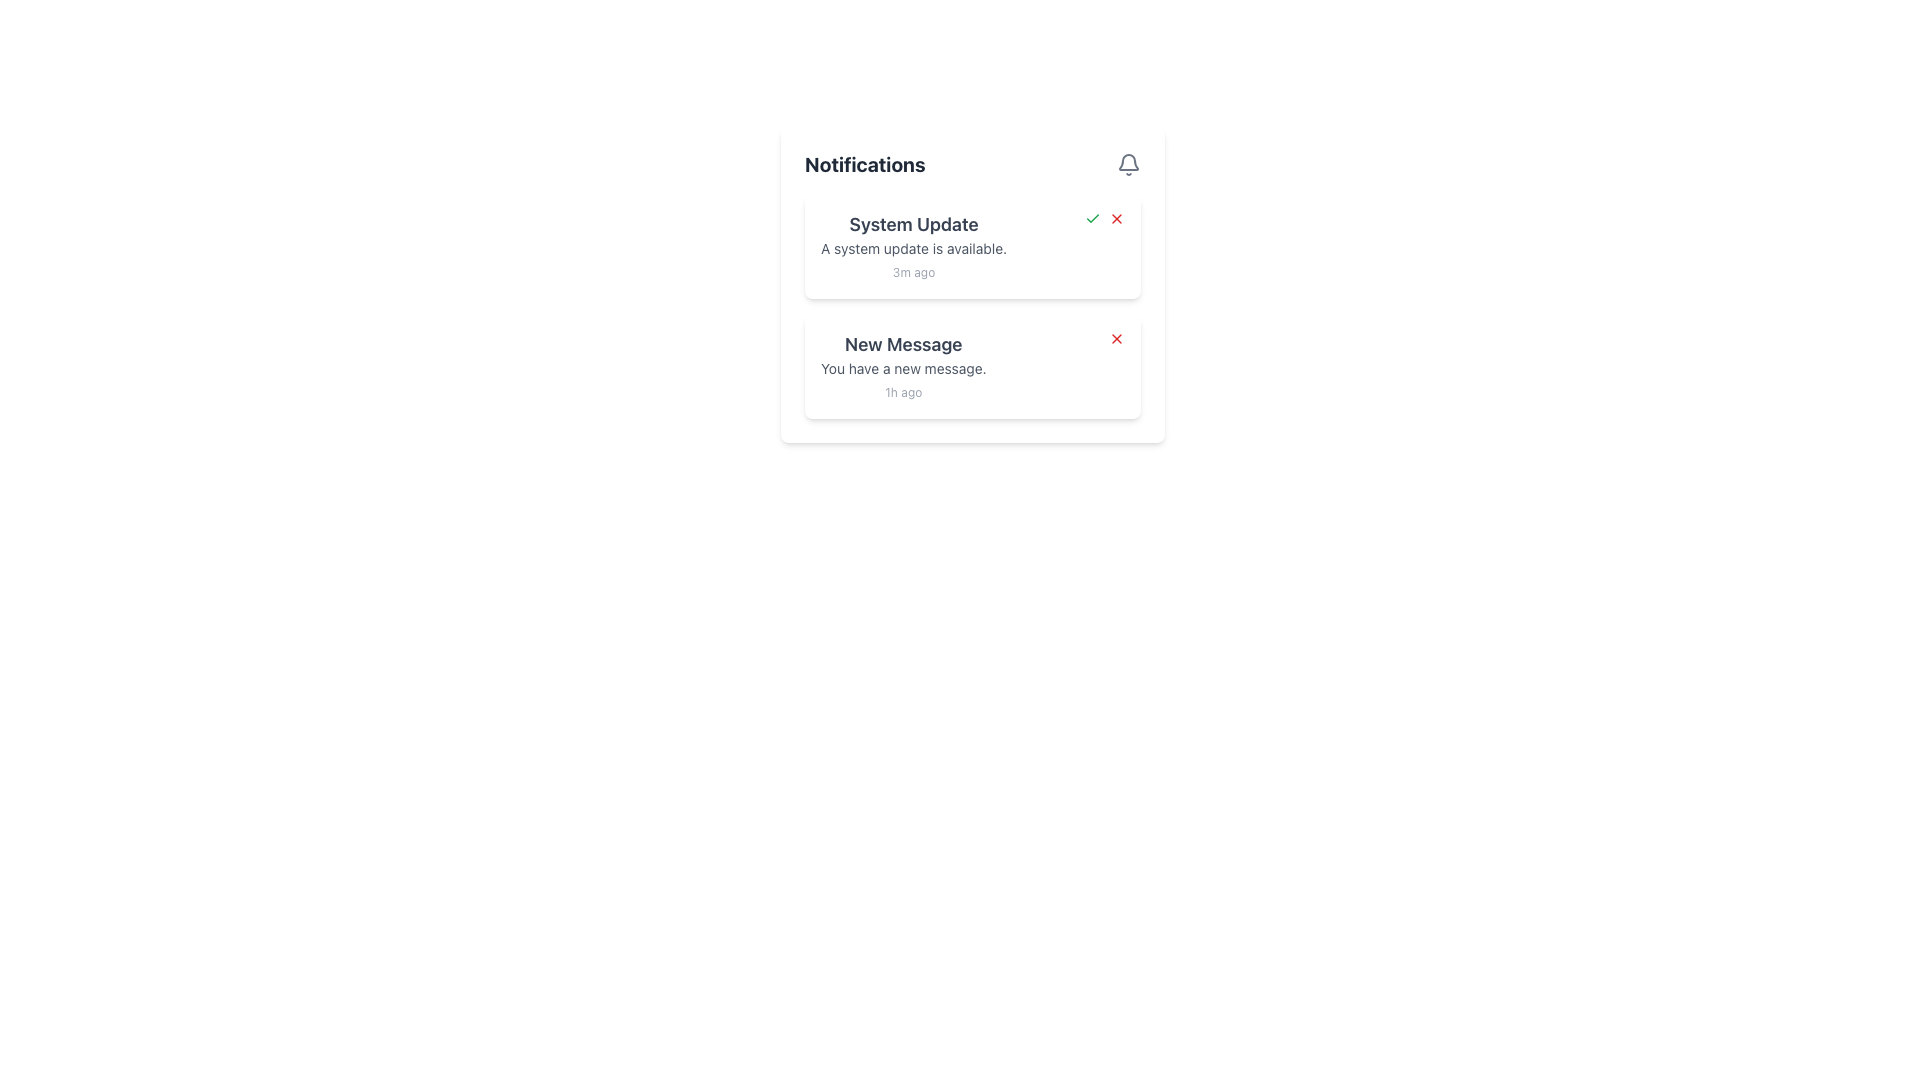  Describe the element at coordinates (1116, 219) in the screenshot. I see `the red cross button located in the top-right corner of the first notification item` at that location.